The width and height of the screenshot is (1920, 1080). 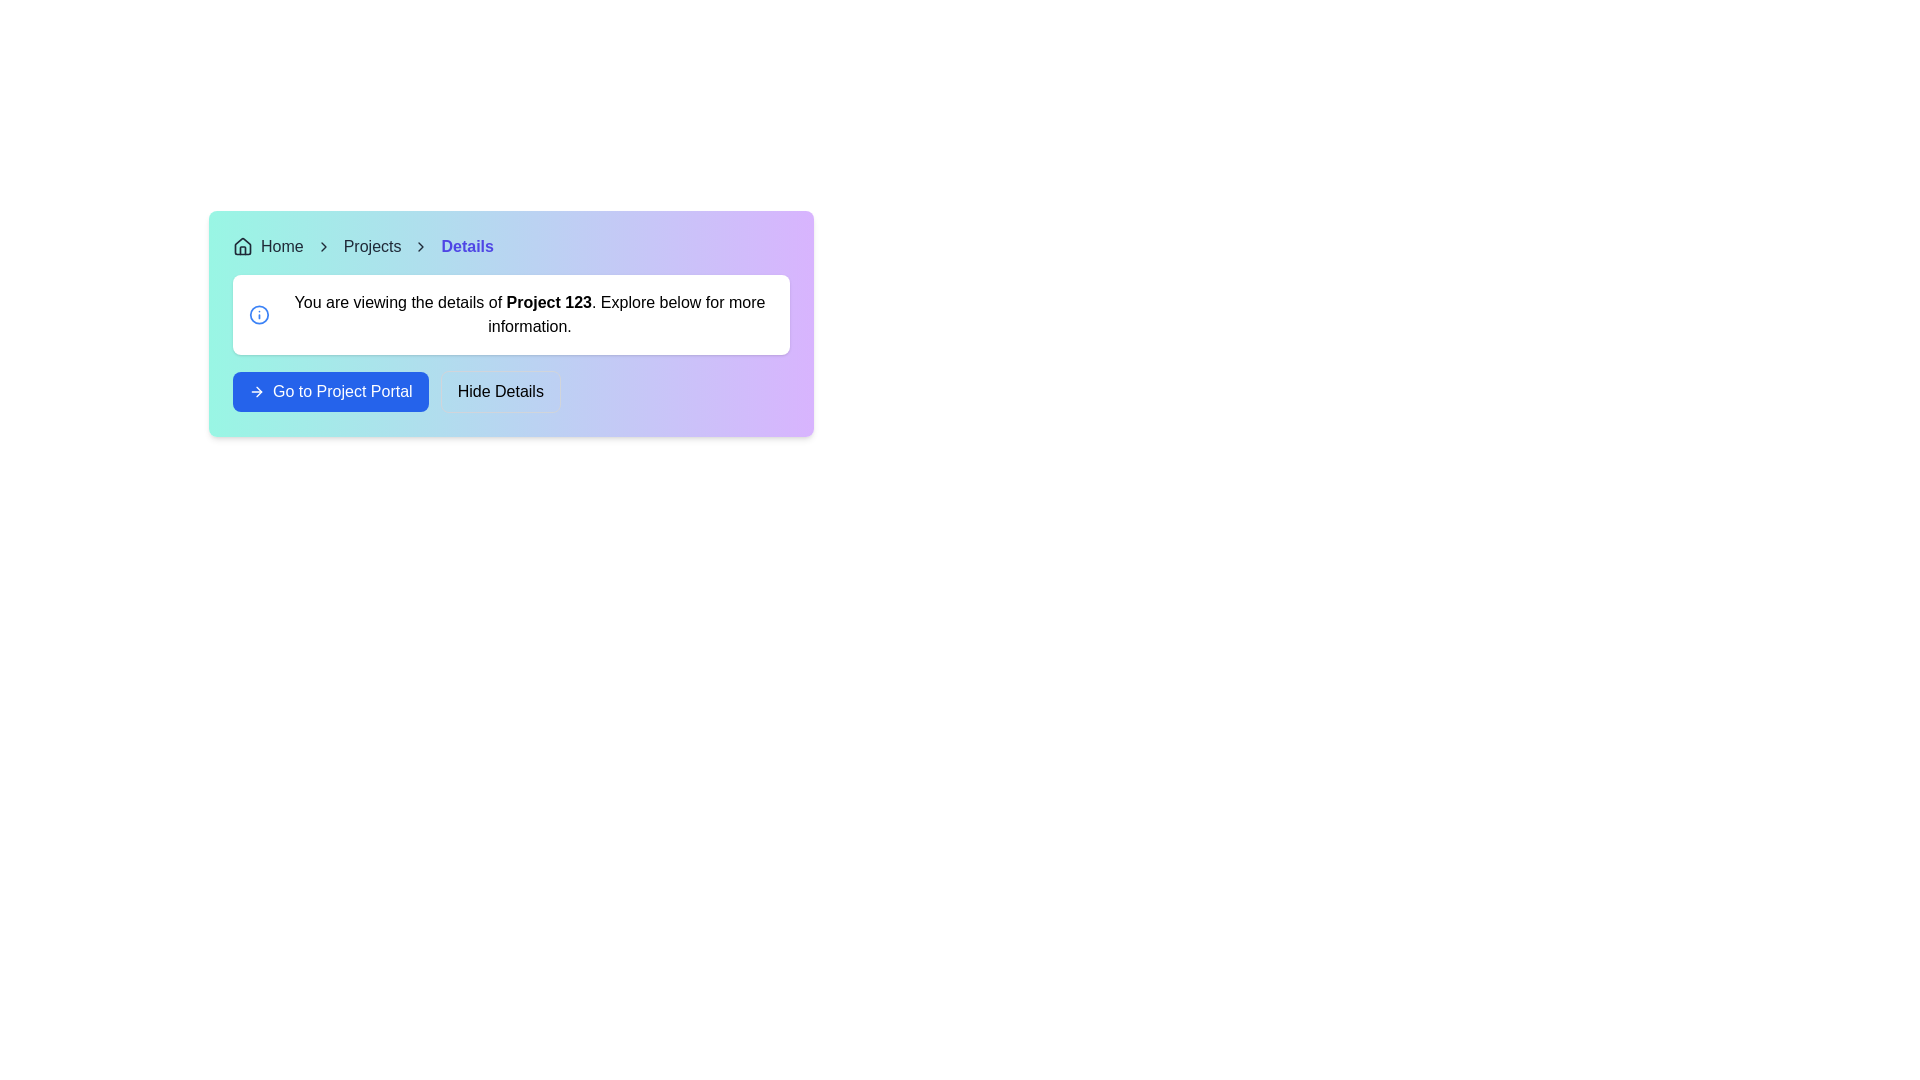 I want to click on the text element that describes 'Project 123' within the sentence 'You are viewing the details of Project 123.', so click(x=549, y=302).